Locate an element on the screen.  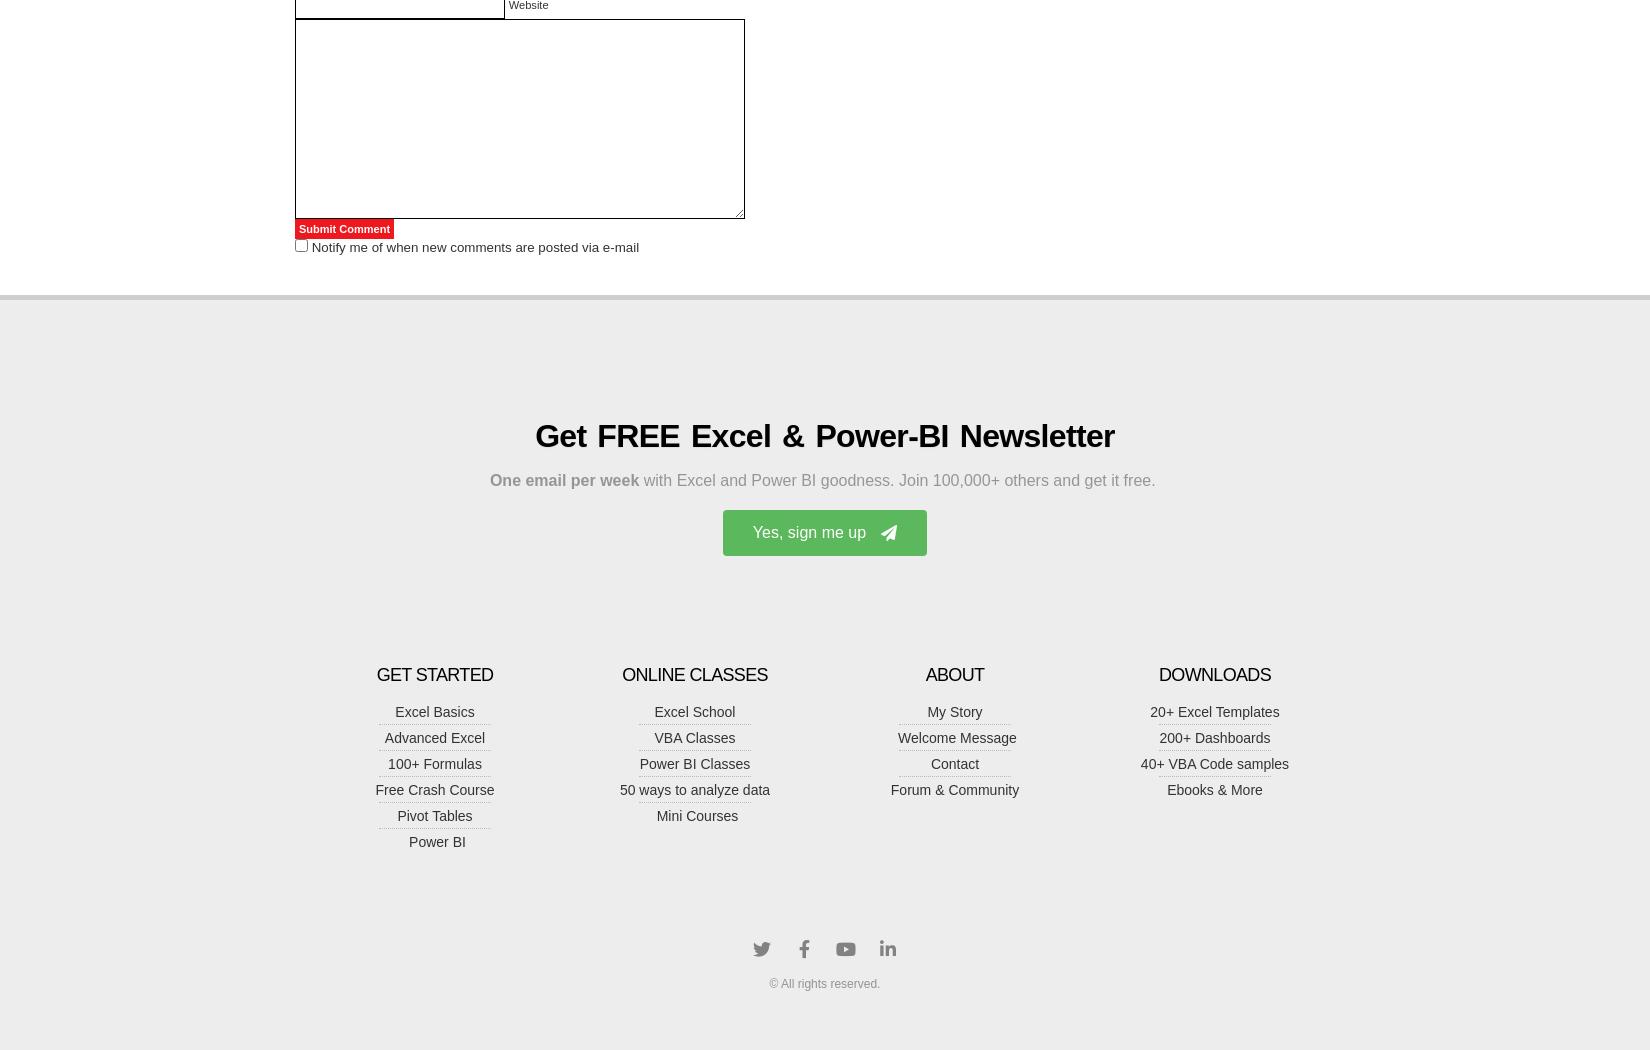
'January 25, 2012 at 9:12 pm' is located at coordinates (394, 411).